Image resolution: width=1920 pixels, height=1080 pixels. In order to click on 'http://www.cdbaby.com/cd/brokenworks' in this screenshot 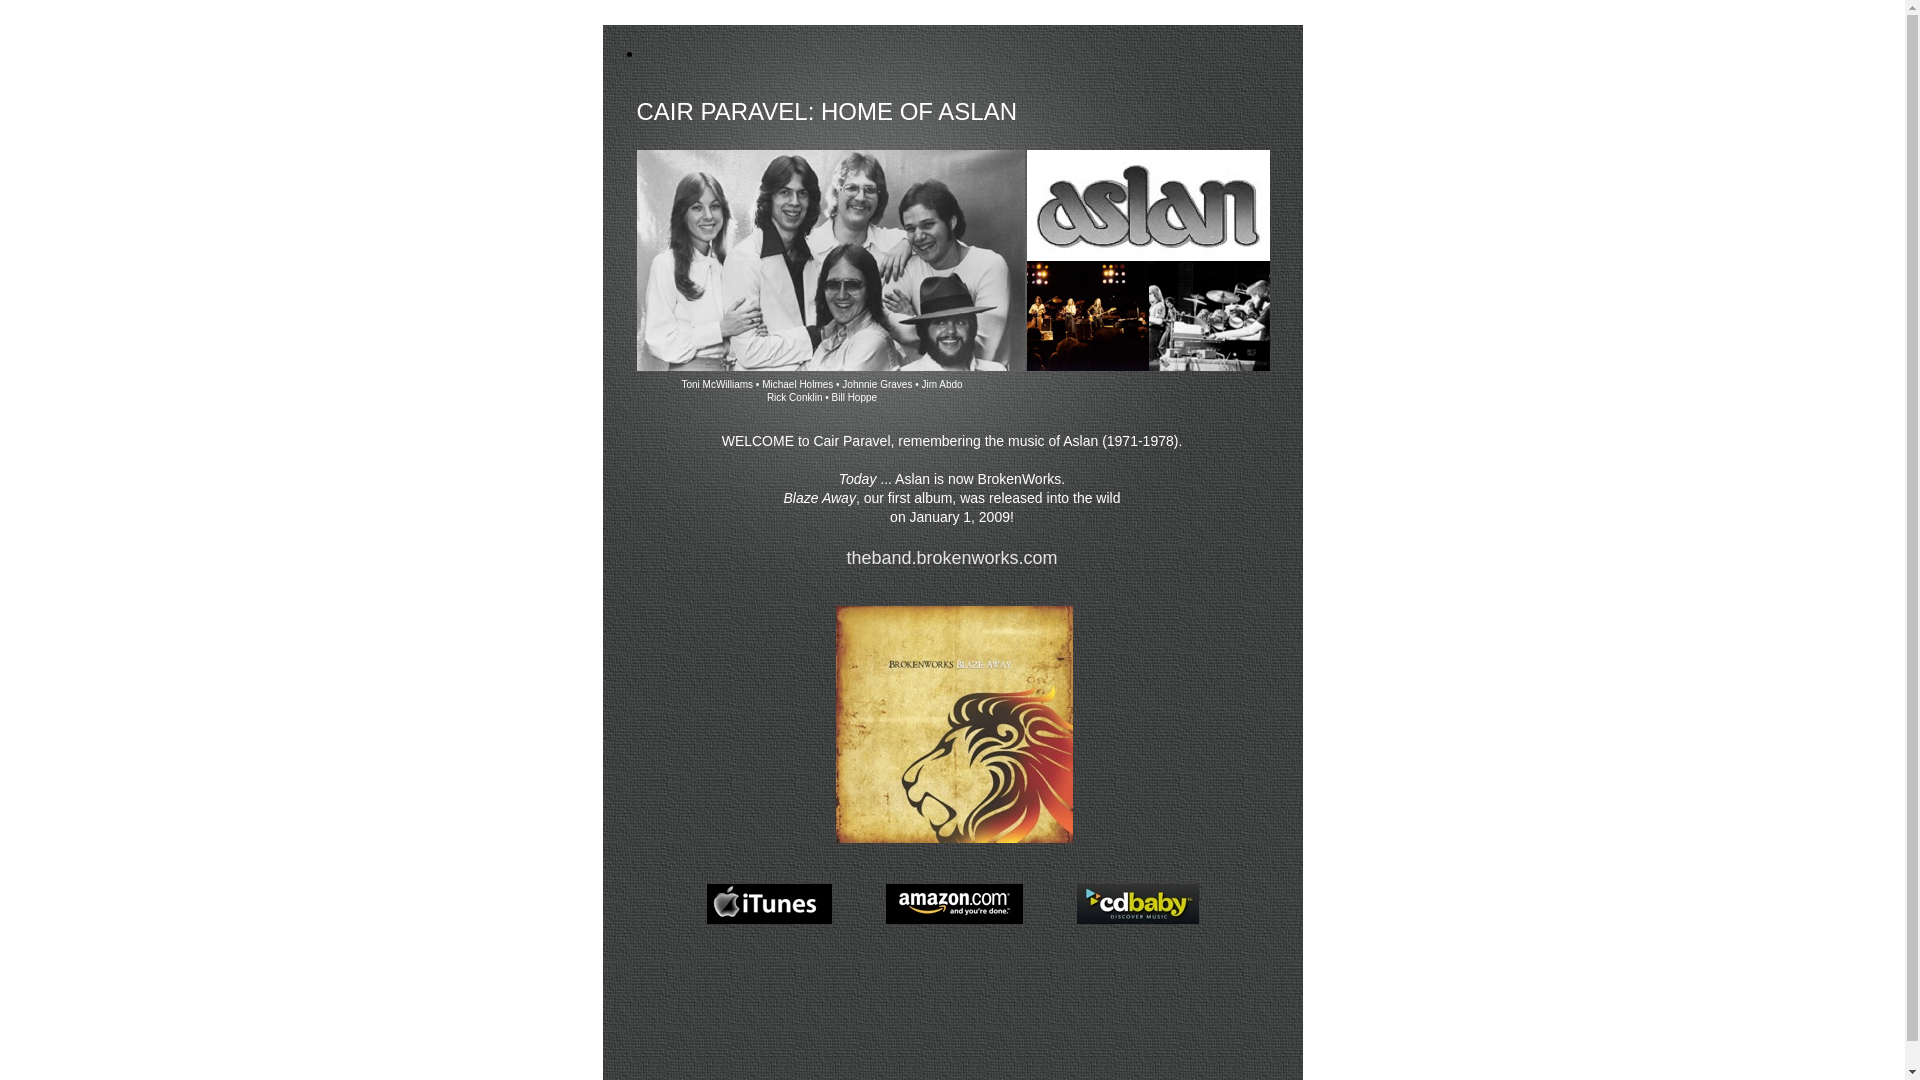, I will do `click(1137, 923)`.